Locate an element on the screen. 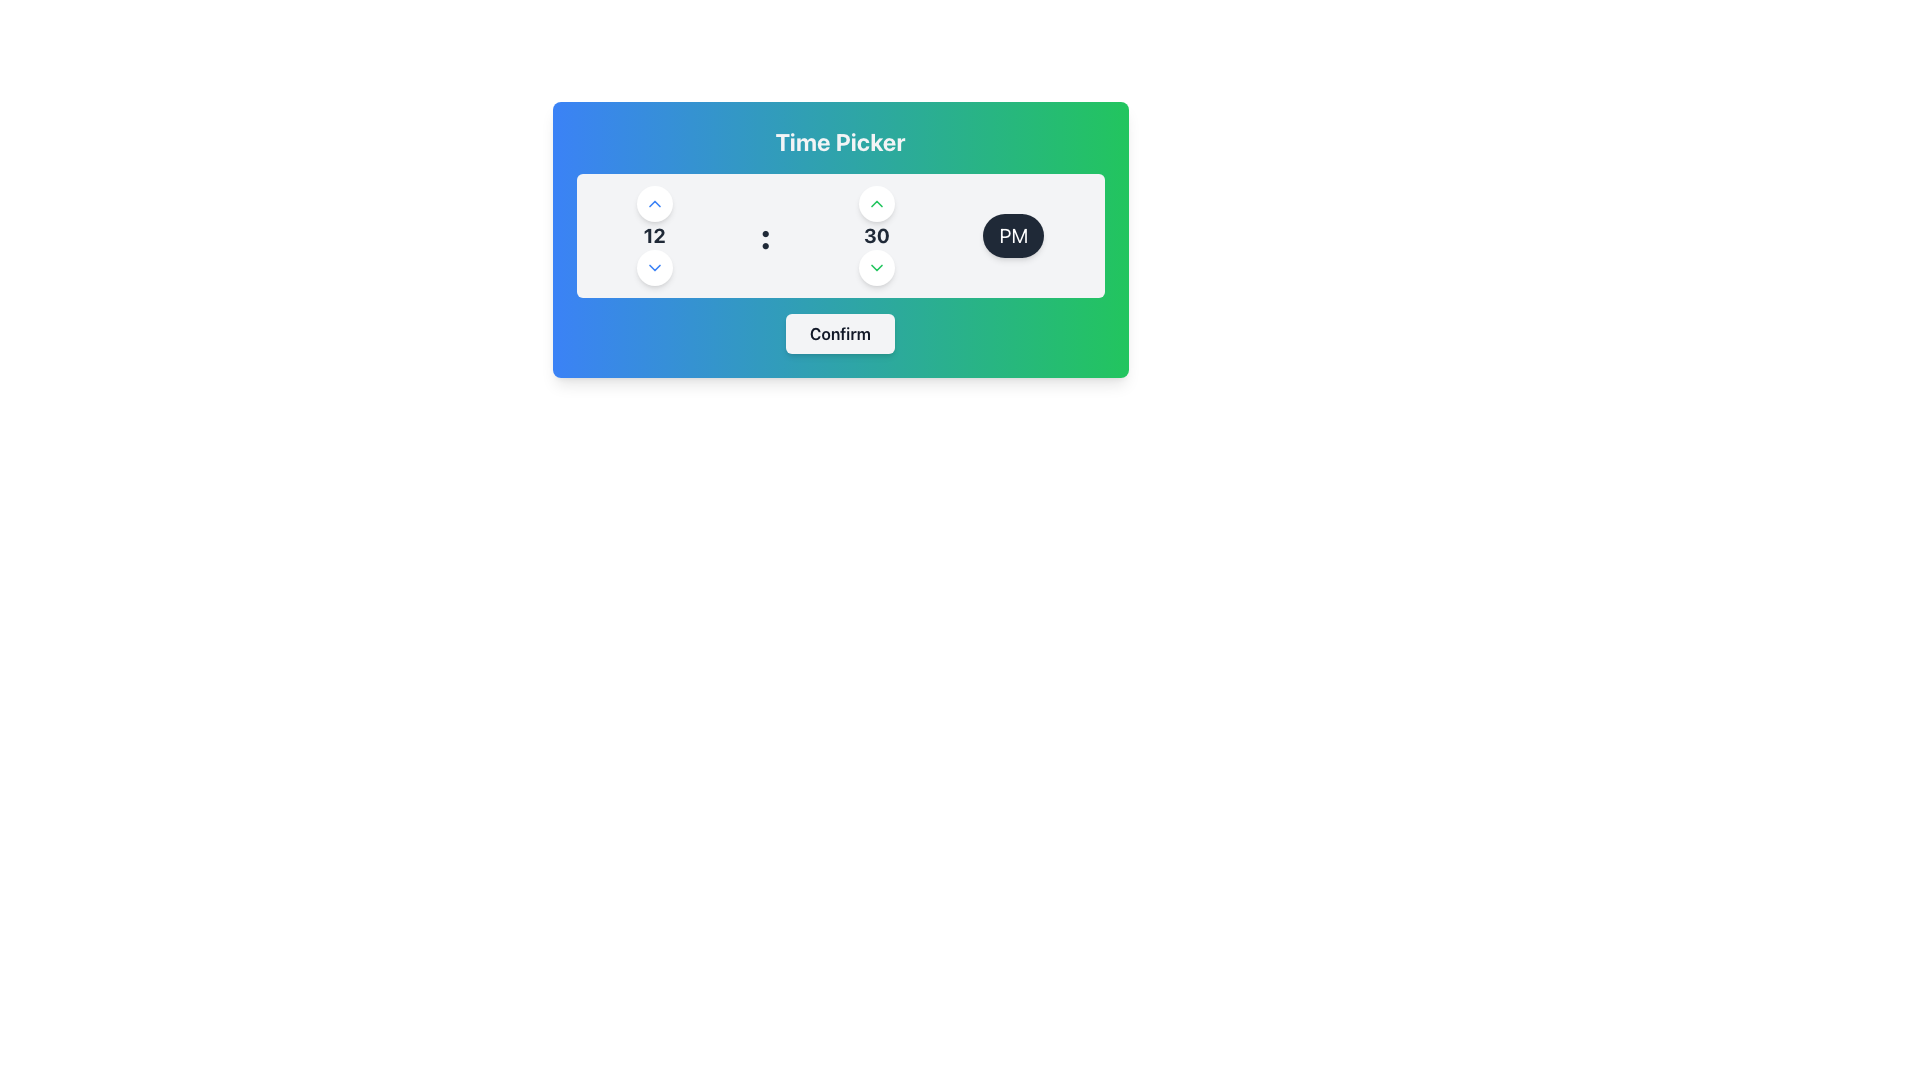  bold numeric text '12' displayed in the left vertical selector panel of the time picker interface to know the selected hour is located at coordinates (654, 234).